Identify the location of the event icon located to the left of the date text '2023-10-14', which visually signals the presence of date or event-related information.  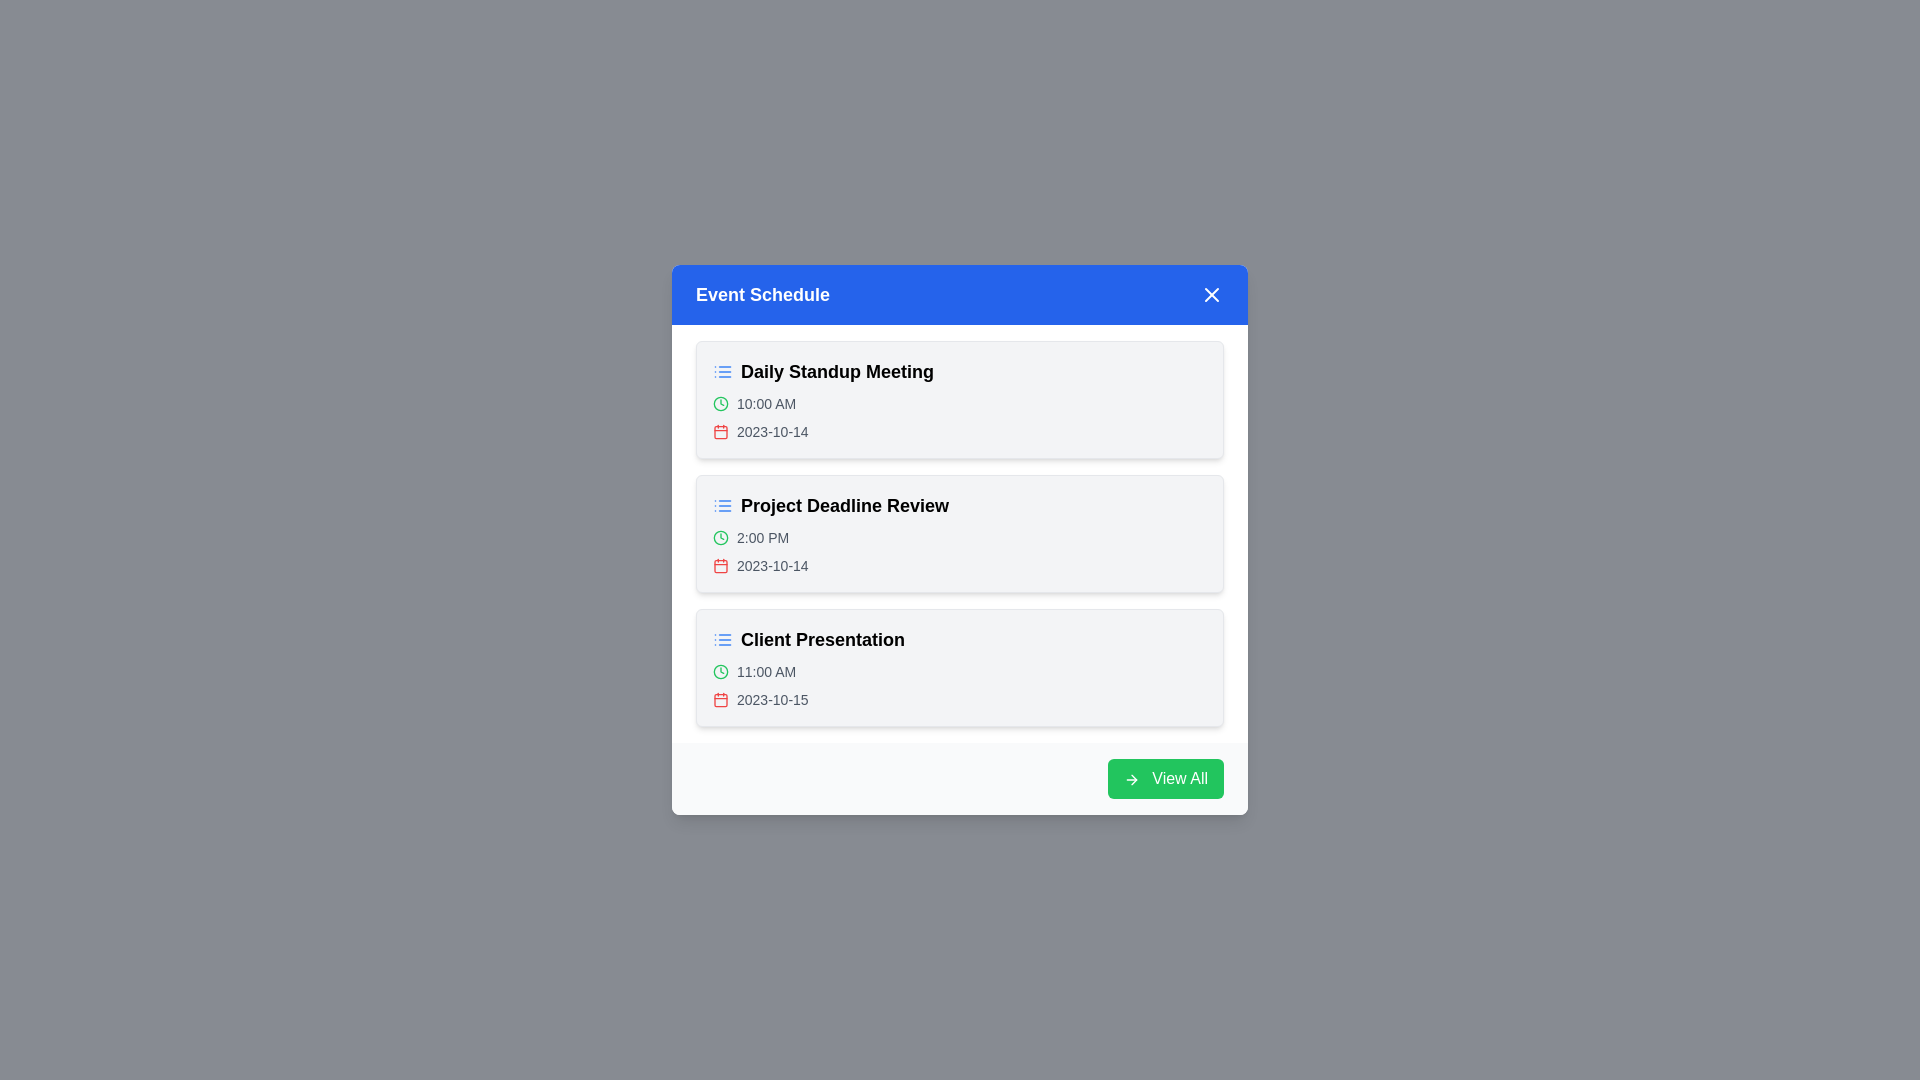
(720, 566).